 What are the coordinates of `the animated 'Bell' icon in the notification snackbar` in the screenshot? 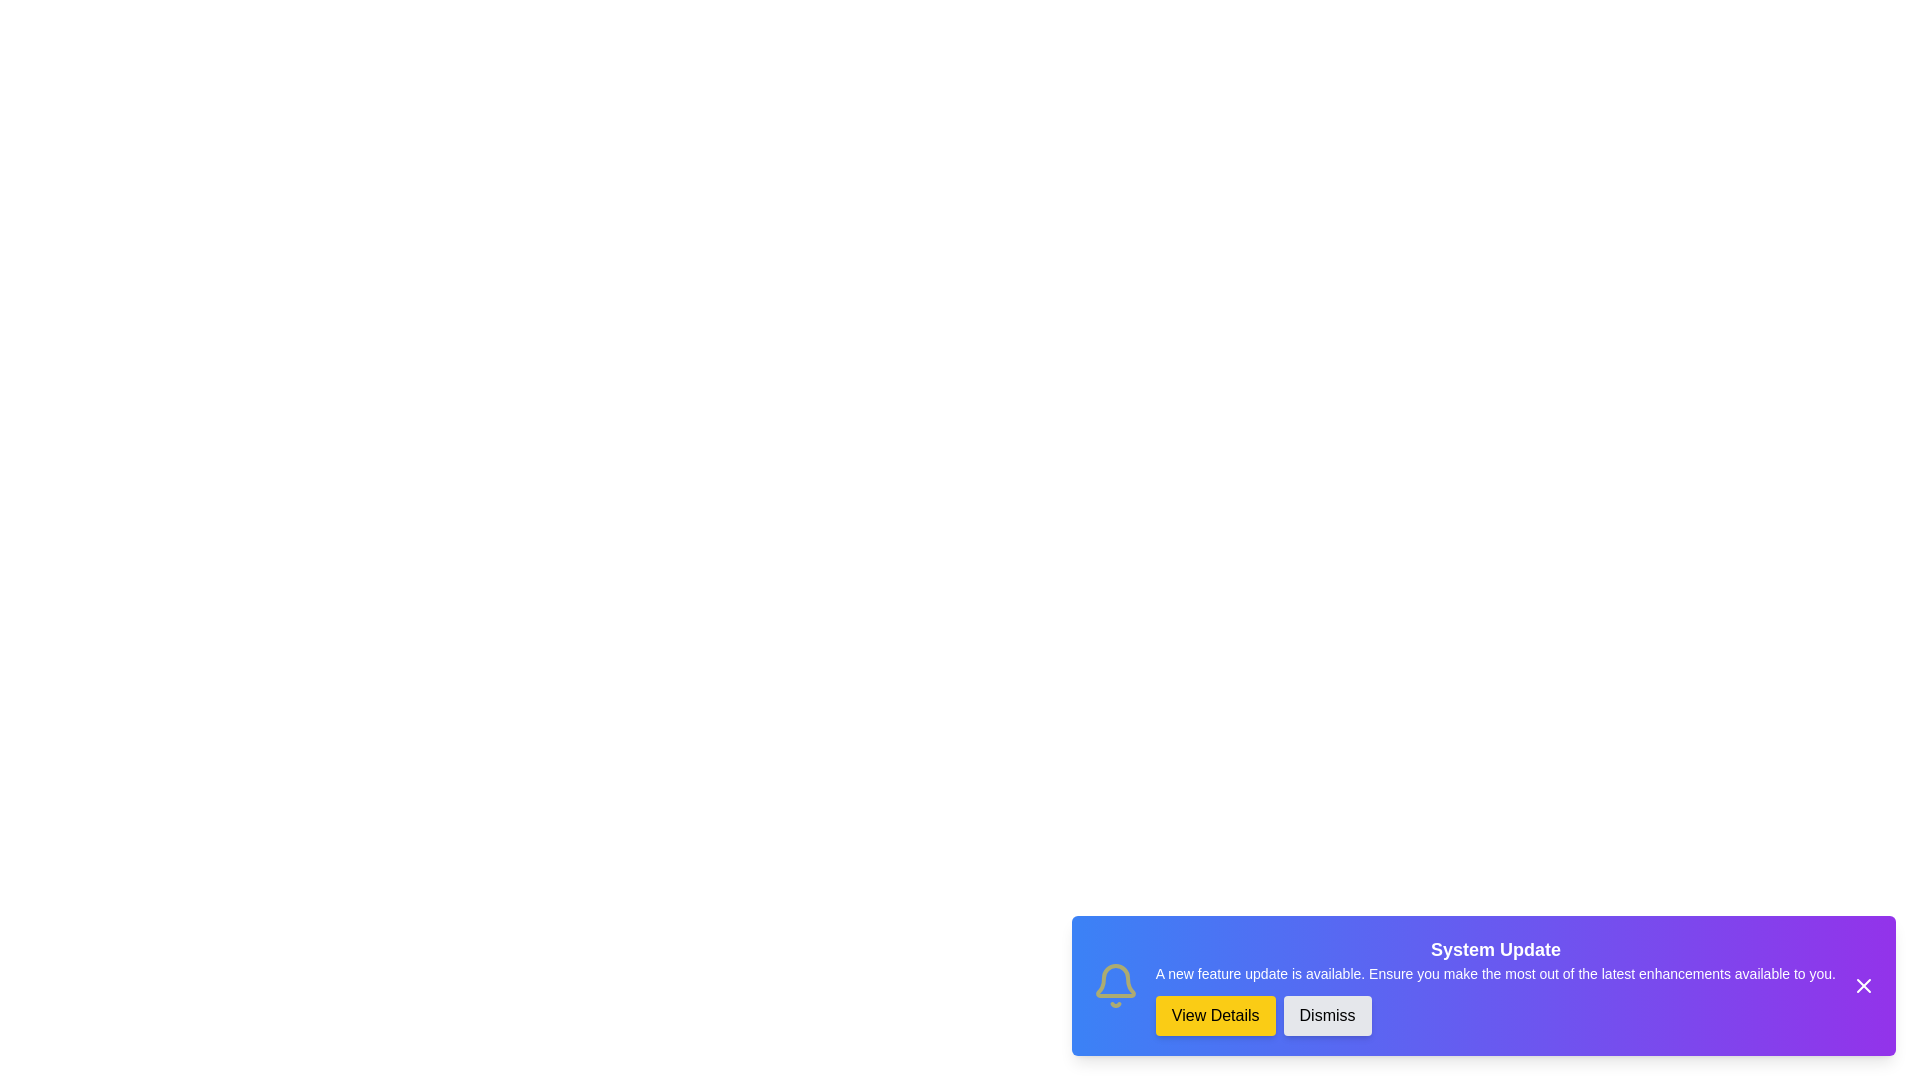 It's located at (1114, 985).